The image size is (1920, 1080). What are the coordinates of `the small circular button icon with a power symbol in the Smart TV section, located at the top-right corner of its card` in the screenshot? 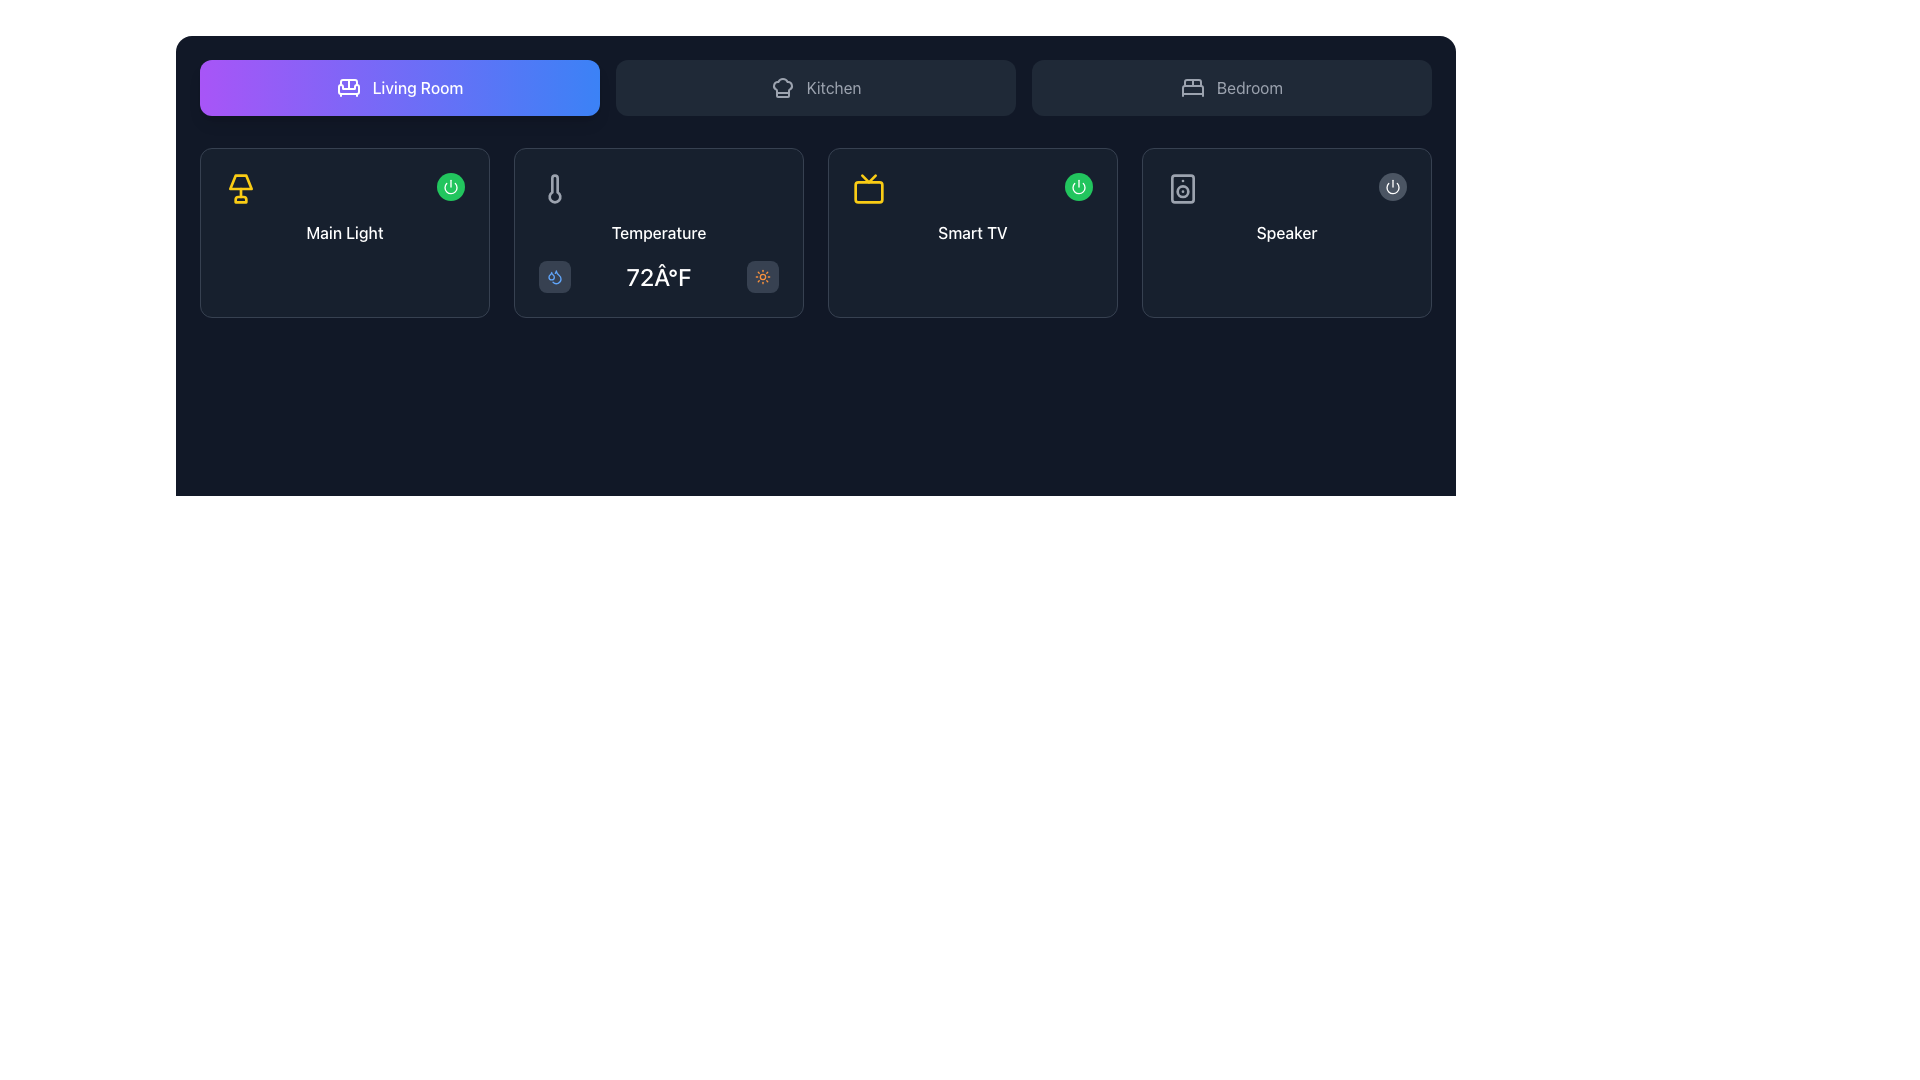 It's located at (1078, 186).